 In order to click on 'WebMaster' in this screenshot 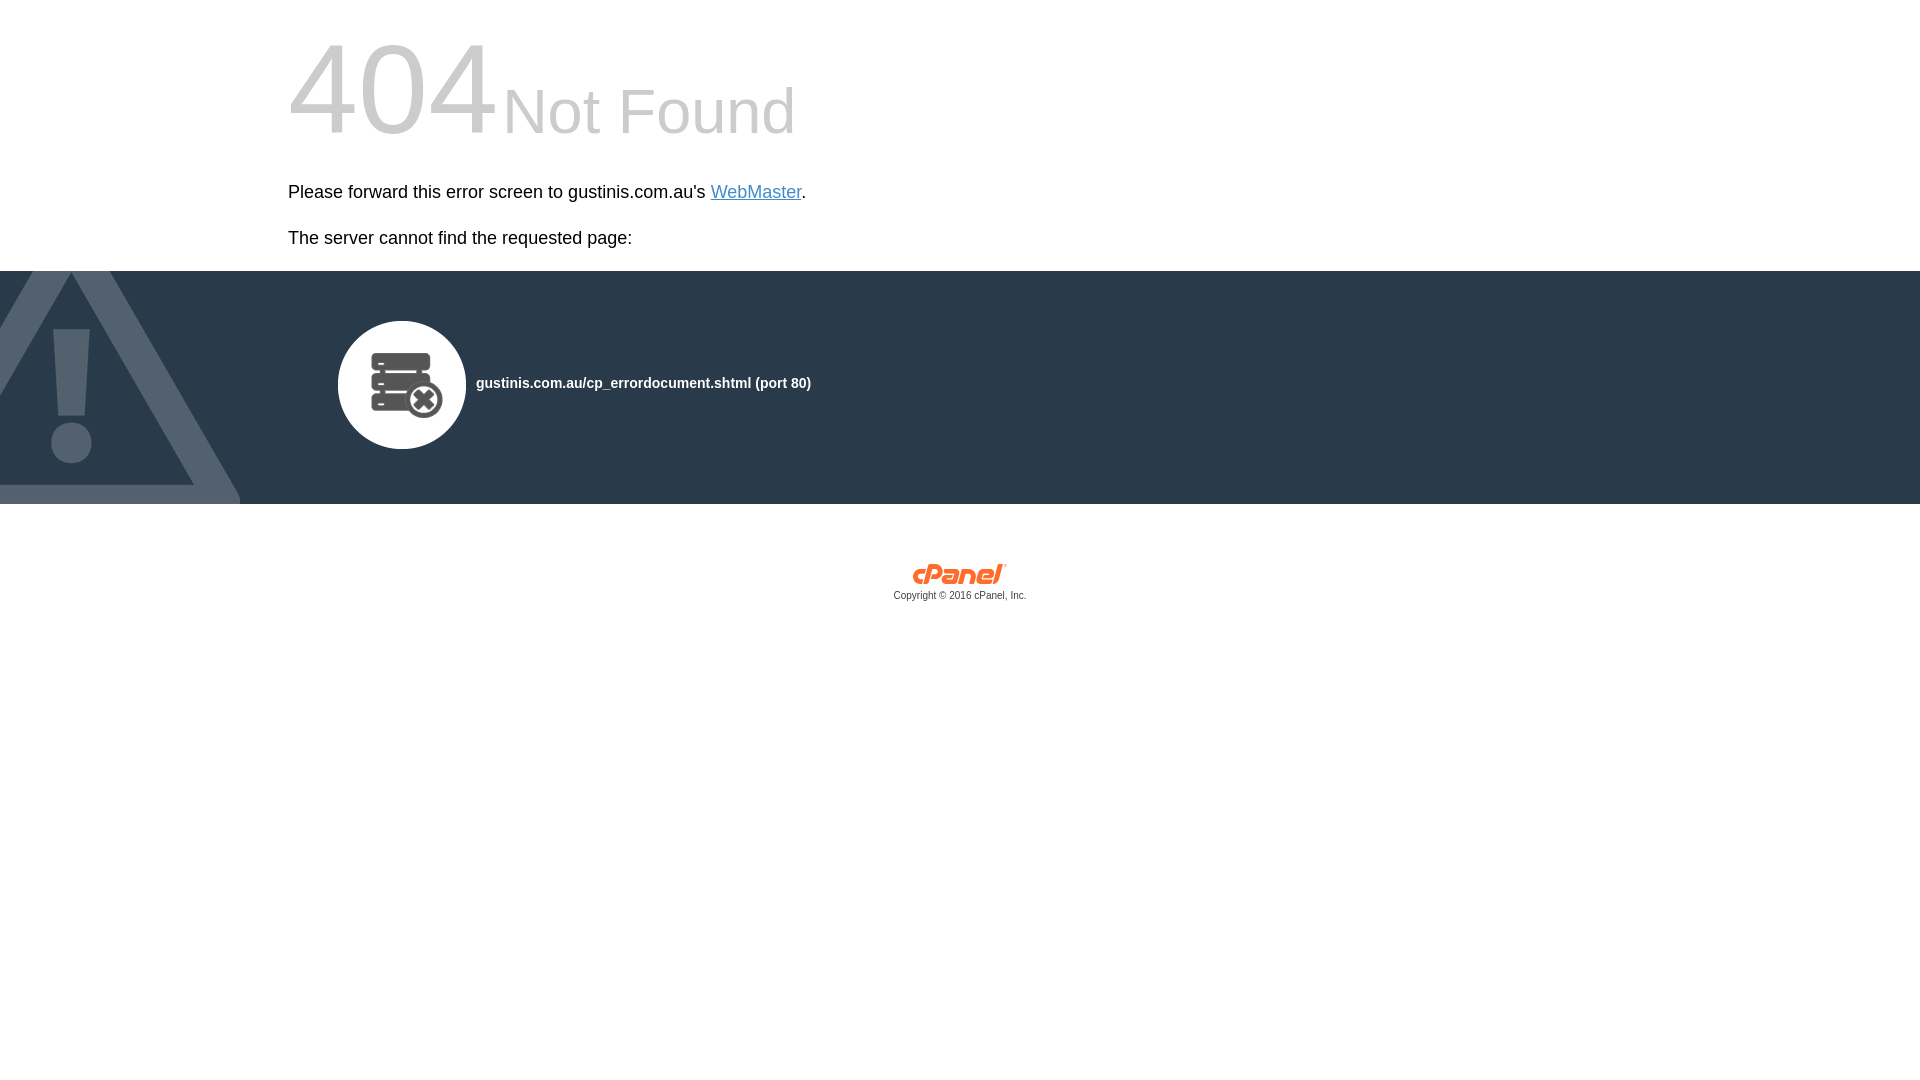, I will do `click(755, 192)`.